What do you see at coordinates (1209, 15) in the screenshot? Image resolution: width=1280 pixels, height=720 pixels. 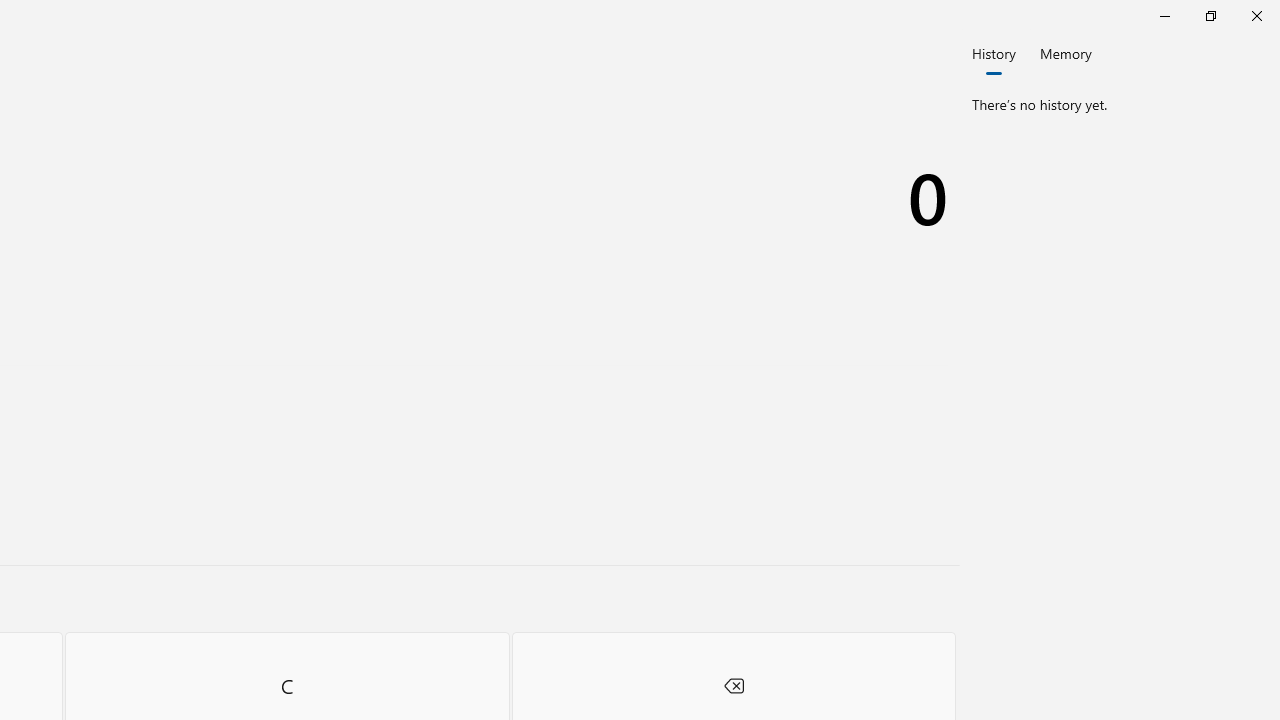 I see `'Restore Calculator'` at bounding box center [1209, 15].